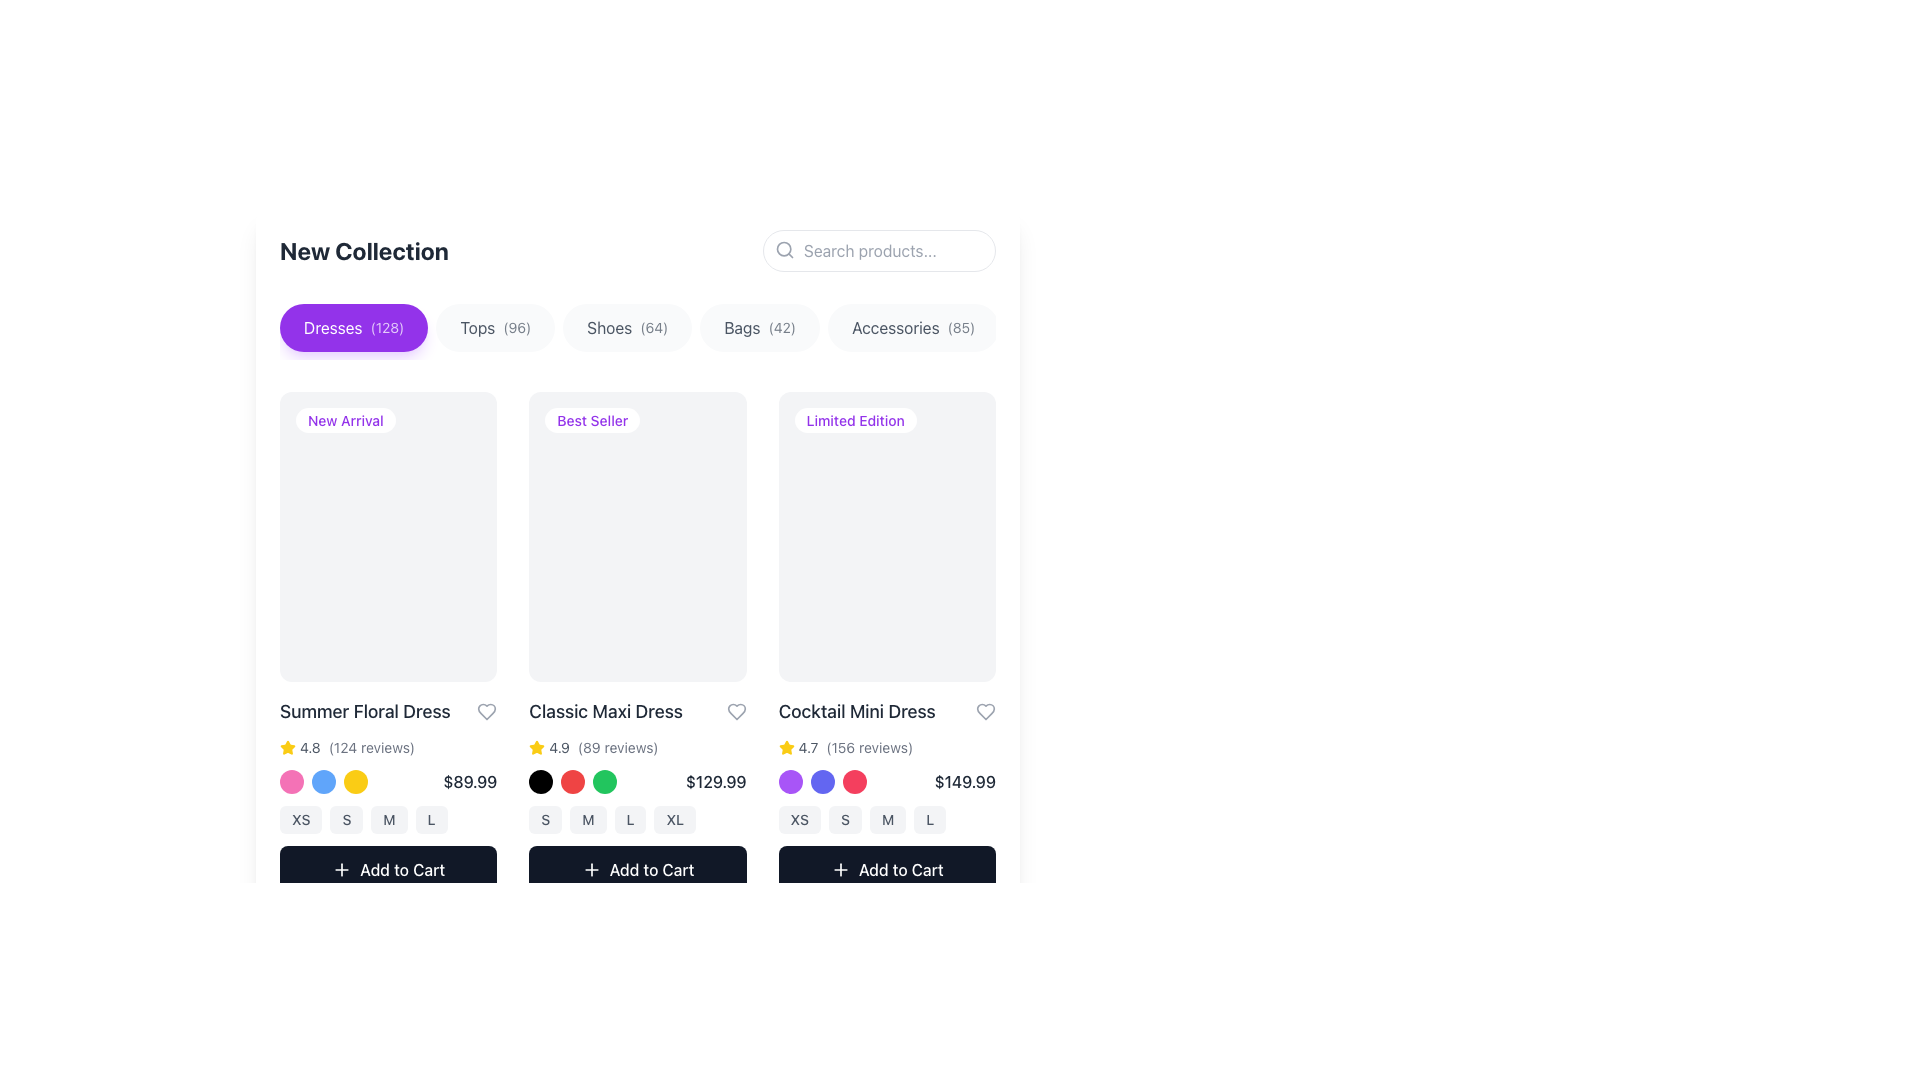 This screenshot has width=1920, height=1080. I want to click on the text label displaying the value '4.7', which is styled in gray and positioned to the right of a star icon in the third product card for 'Cocktail Mini Dress', to potentially display additional information, so click(808, 747).